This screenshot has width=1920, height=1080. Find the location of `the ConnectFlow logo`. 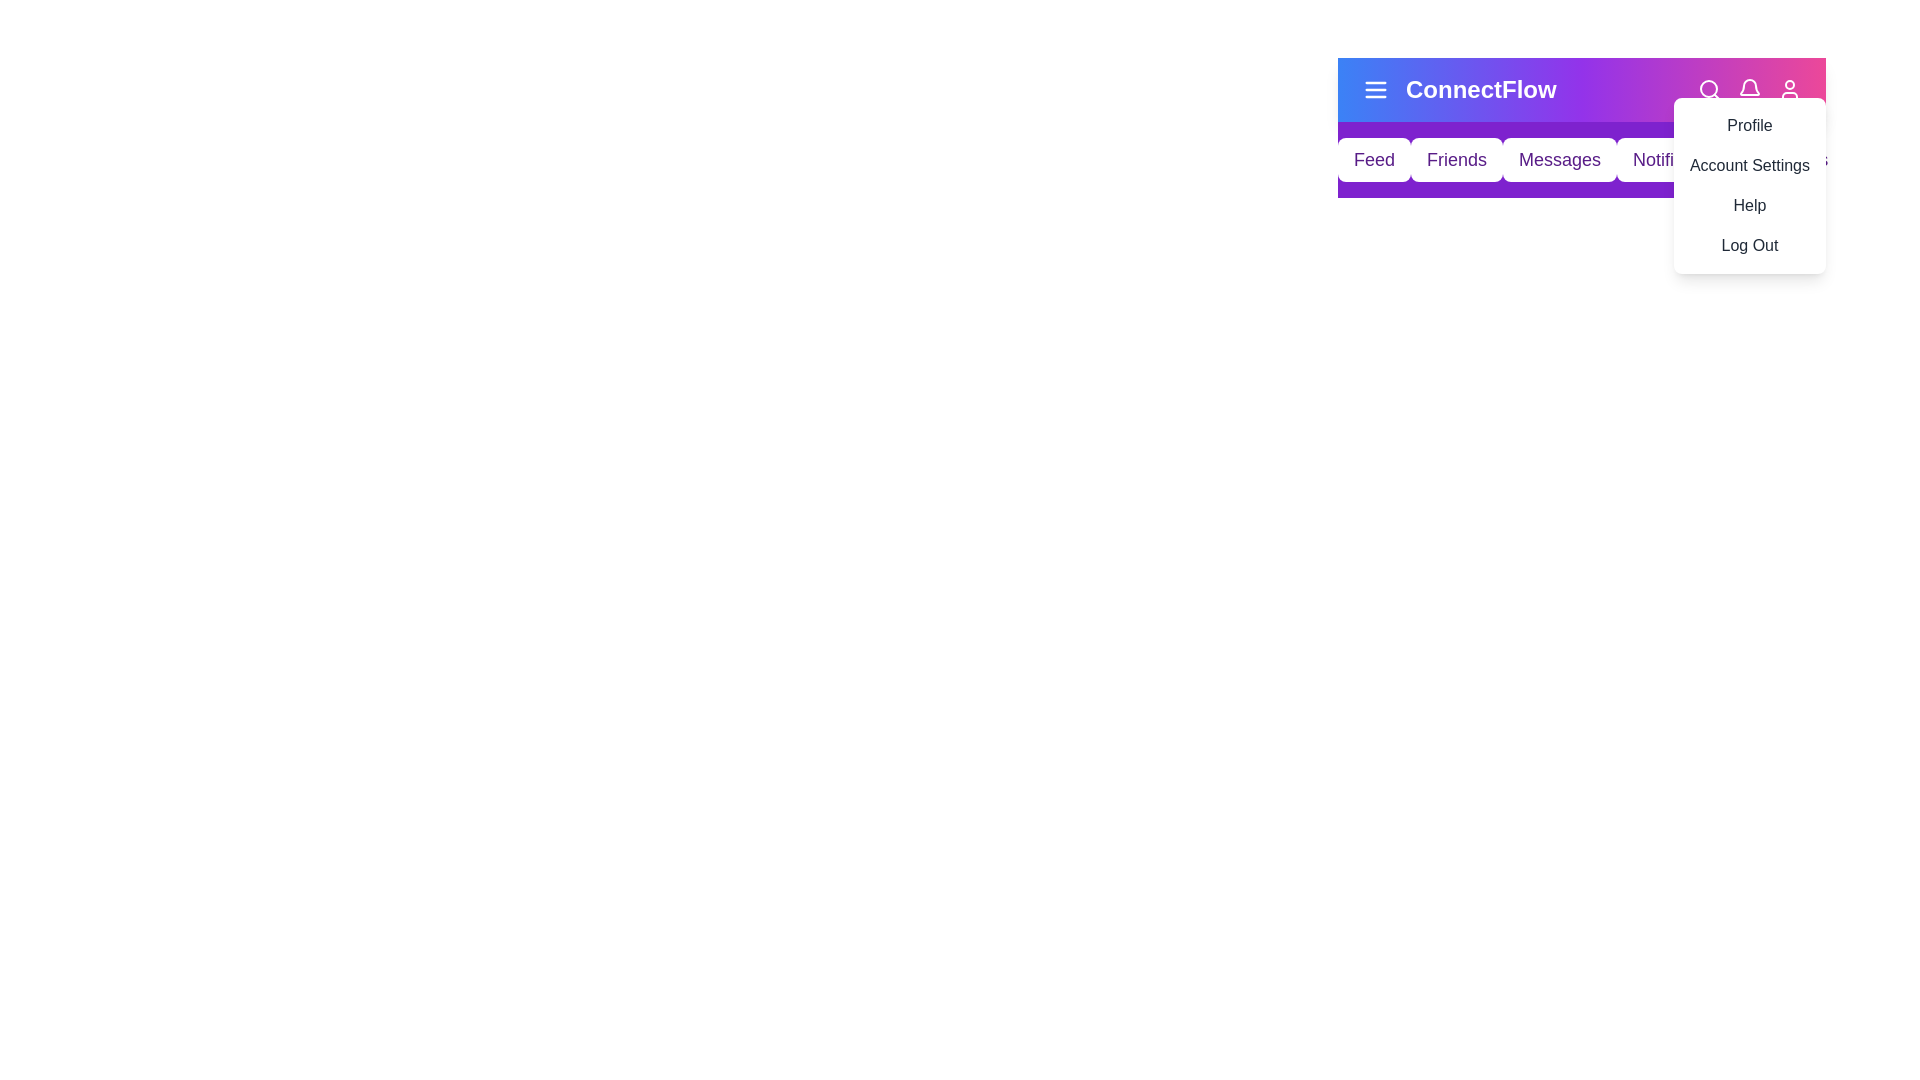

the ConnectFlow logo is located at coordinates (1481, 88).